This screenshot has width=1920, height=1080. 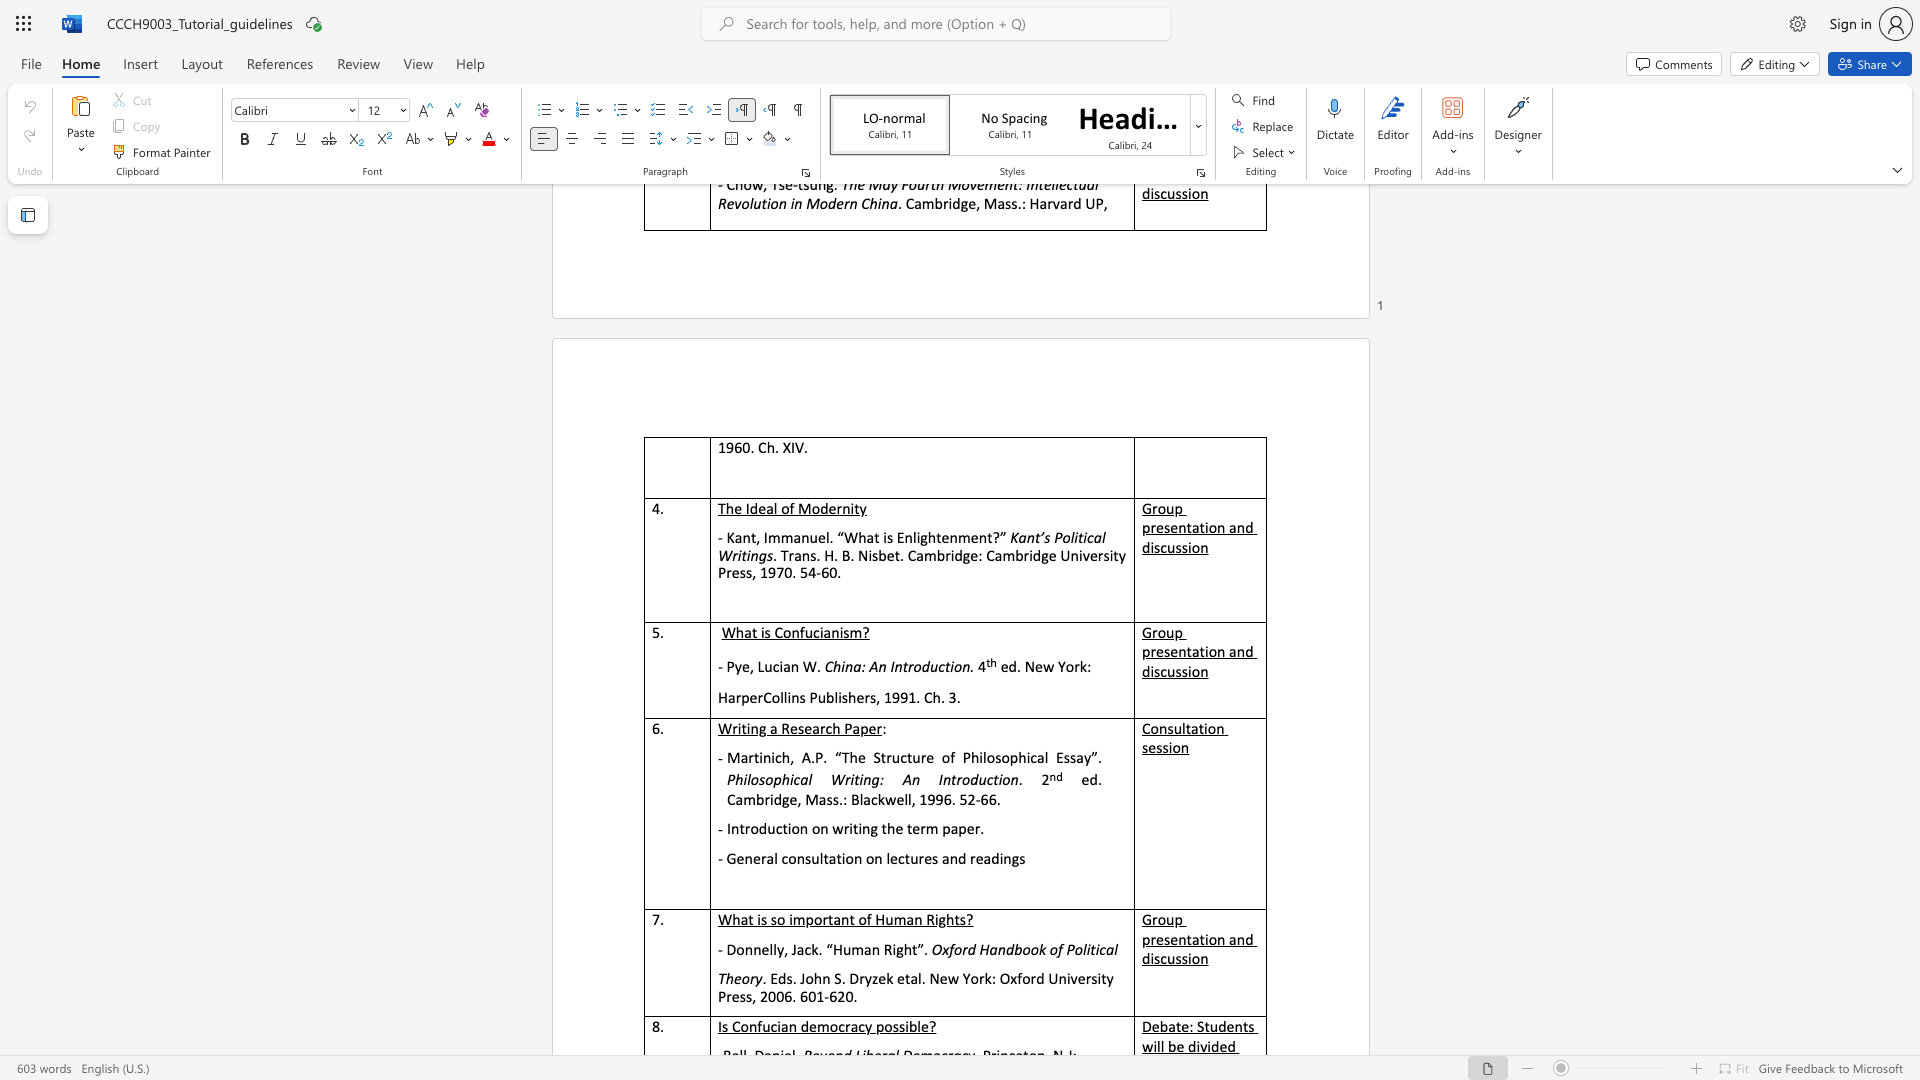 What do you see at coordinates (1178, 938) in the screenshot?
I see `the subset text "ntation a" within the text "Group presentation and discussion"` at bounding box center [1178, 938].